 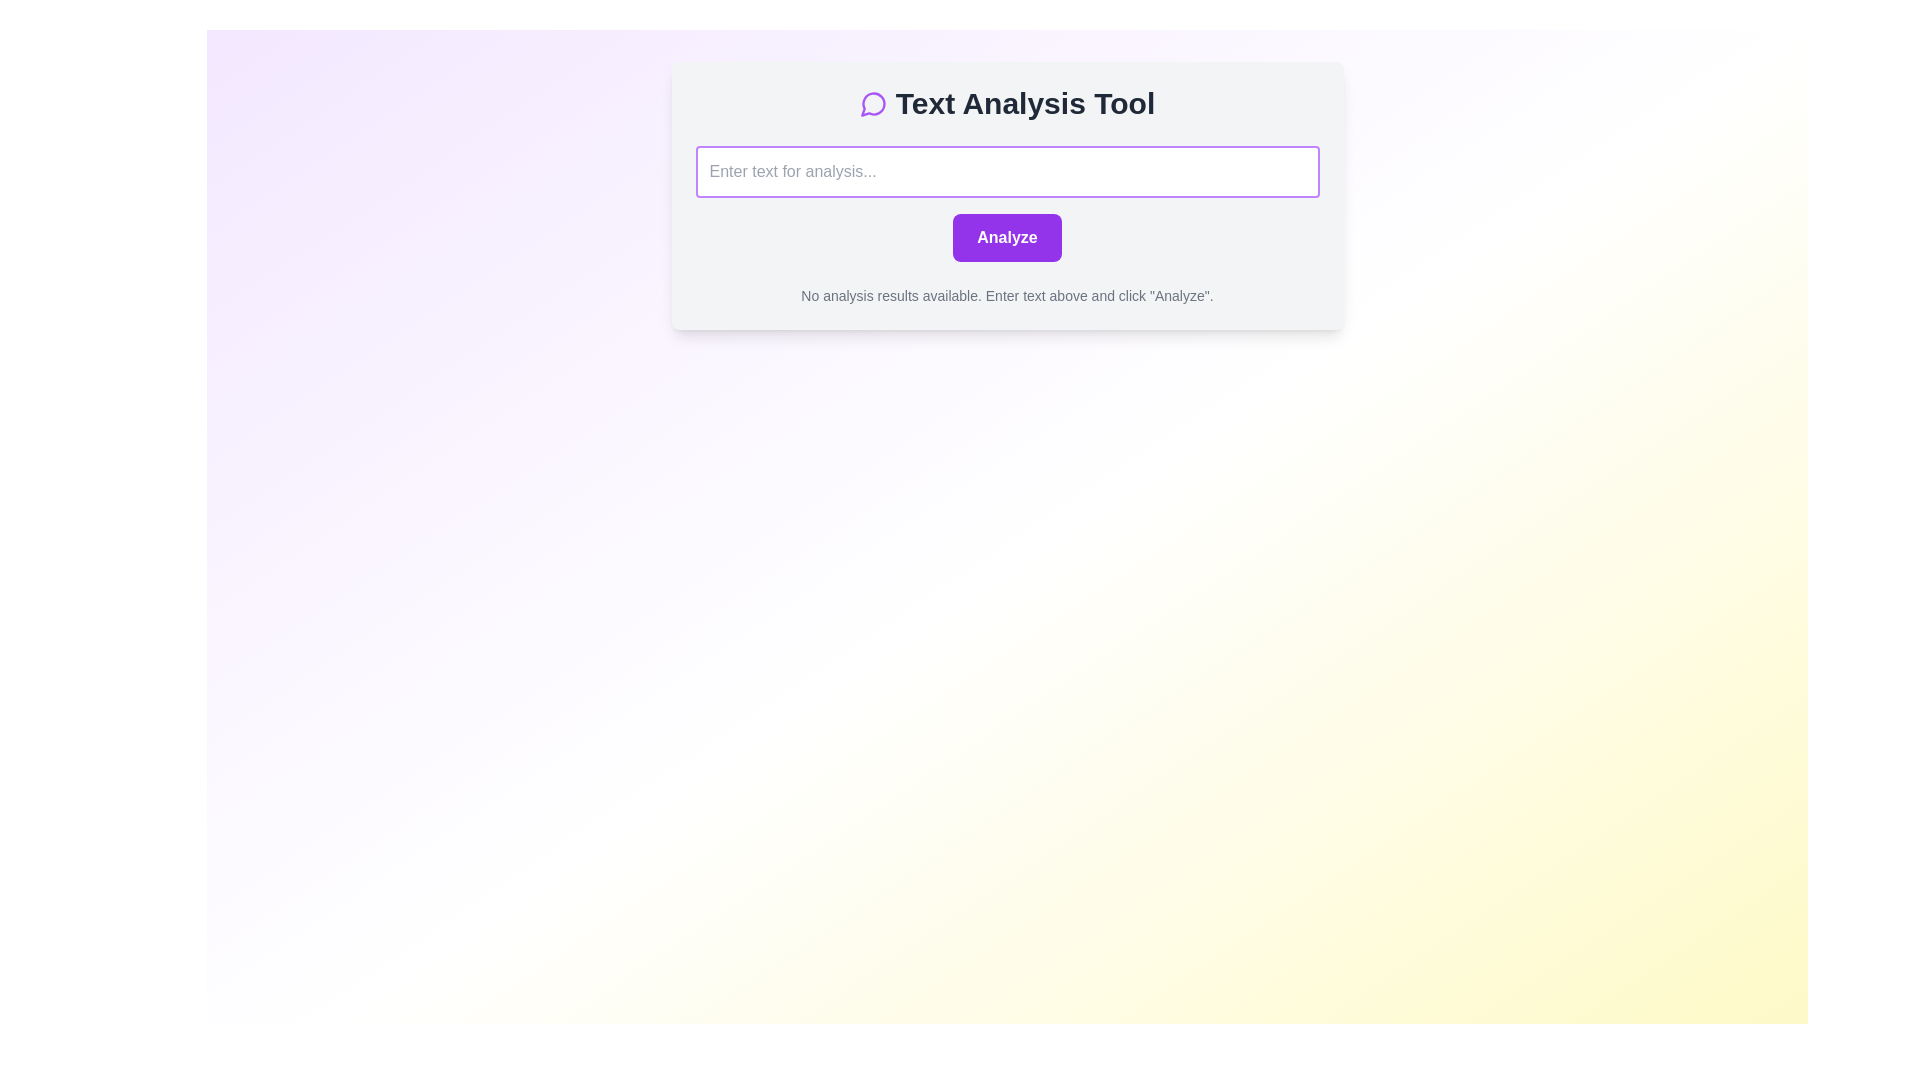 What do you see at coordinates (1007, 204) in the screenshot?
I see `the 'Analyze' button, which is part of a composite UI element consisting of a text input field and a button, styled with a vibrant purple background and white text, located centrally below the title 'Text Analysis Tool'` at bounding box center [1007, 204].